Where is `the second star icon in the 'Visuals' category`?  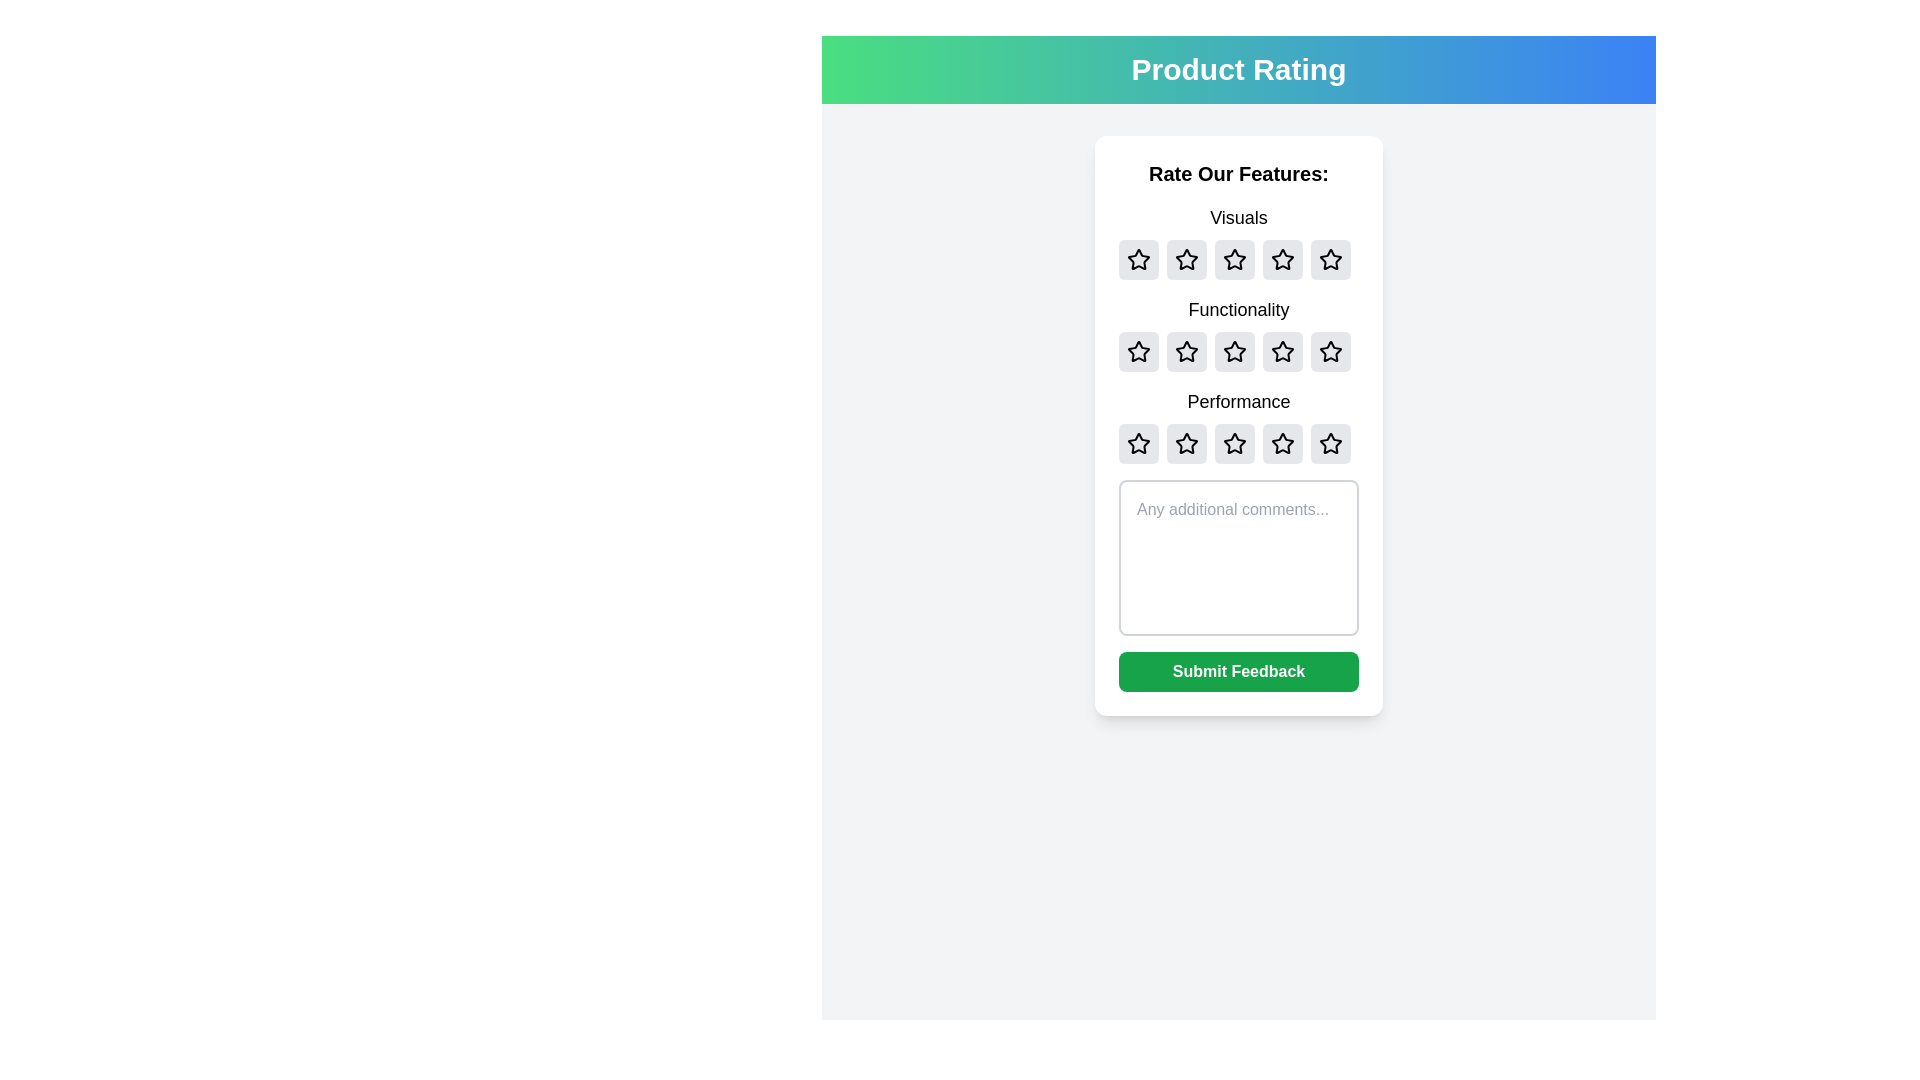
the second star icon in the 'Visuals' category is located at coordinates (1232, 257).